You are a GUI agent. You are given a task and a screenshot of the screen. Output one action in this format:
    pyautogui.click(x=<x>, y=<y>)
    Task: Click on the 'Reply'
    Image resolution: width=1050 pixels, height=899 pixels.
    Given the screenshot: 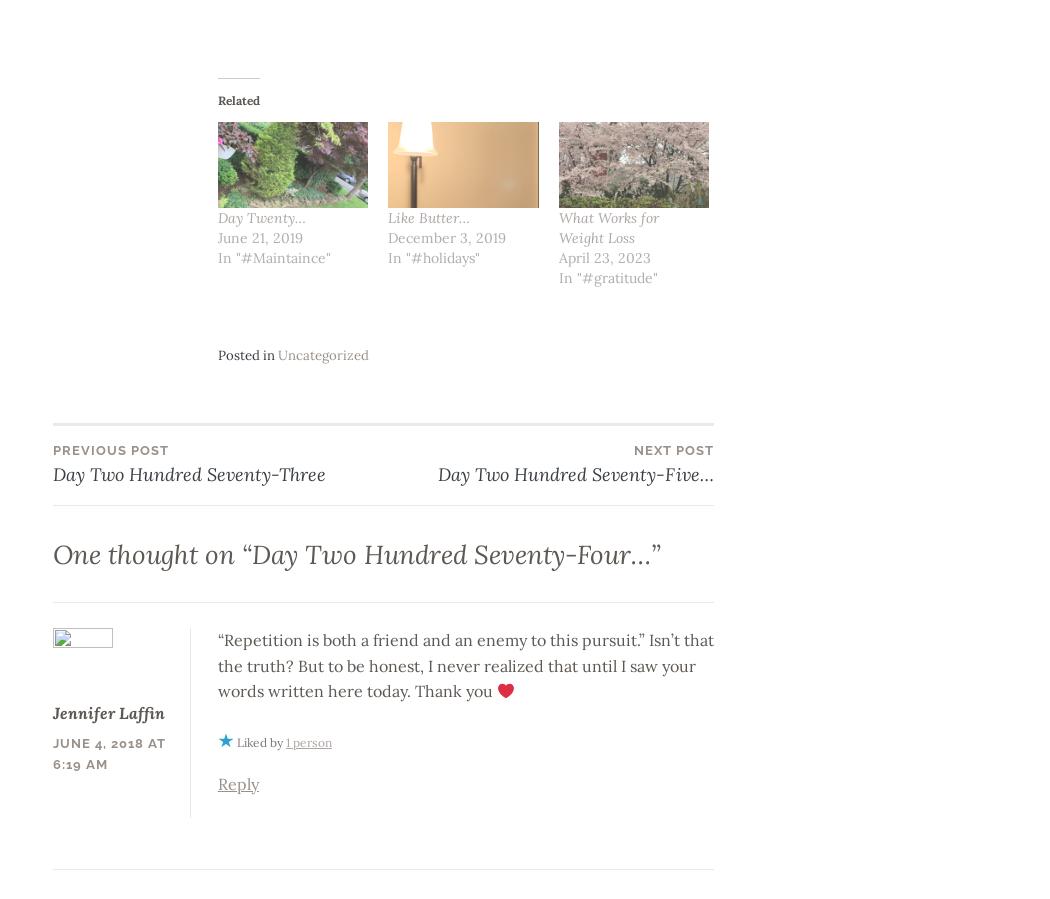 What is the action you would take?
    pyautogui.click(x=237, y=784)
    